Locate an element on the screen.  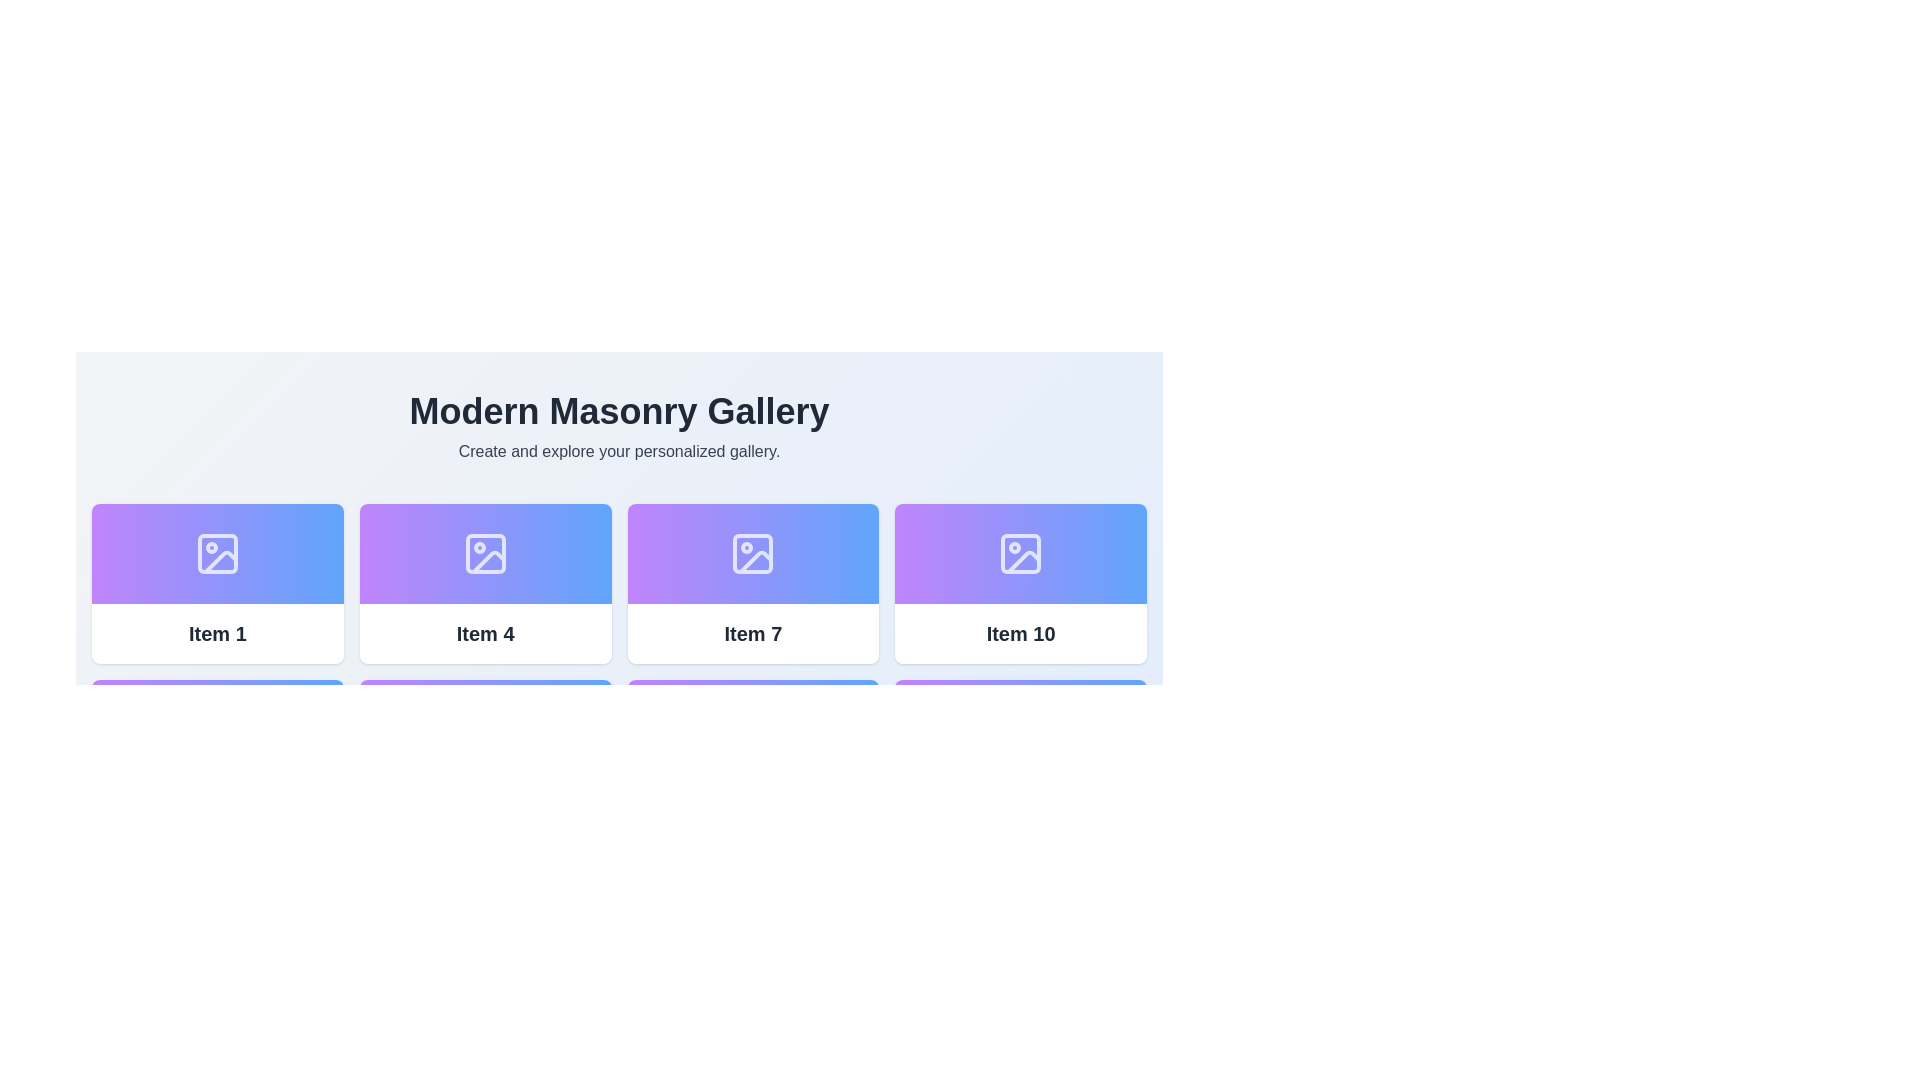
the tile with a gradient background transitioning from purple to blue, which contains a centered white icon and the label 'Item 10' in bold is located at coordinates (1021, 583).